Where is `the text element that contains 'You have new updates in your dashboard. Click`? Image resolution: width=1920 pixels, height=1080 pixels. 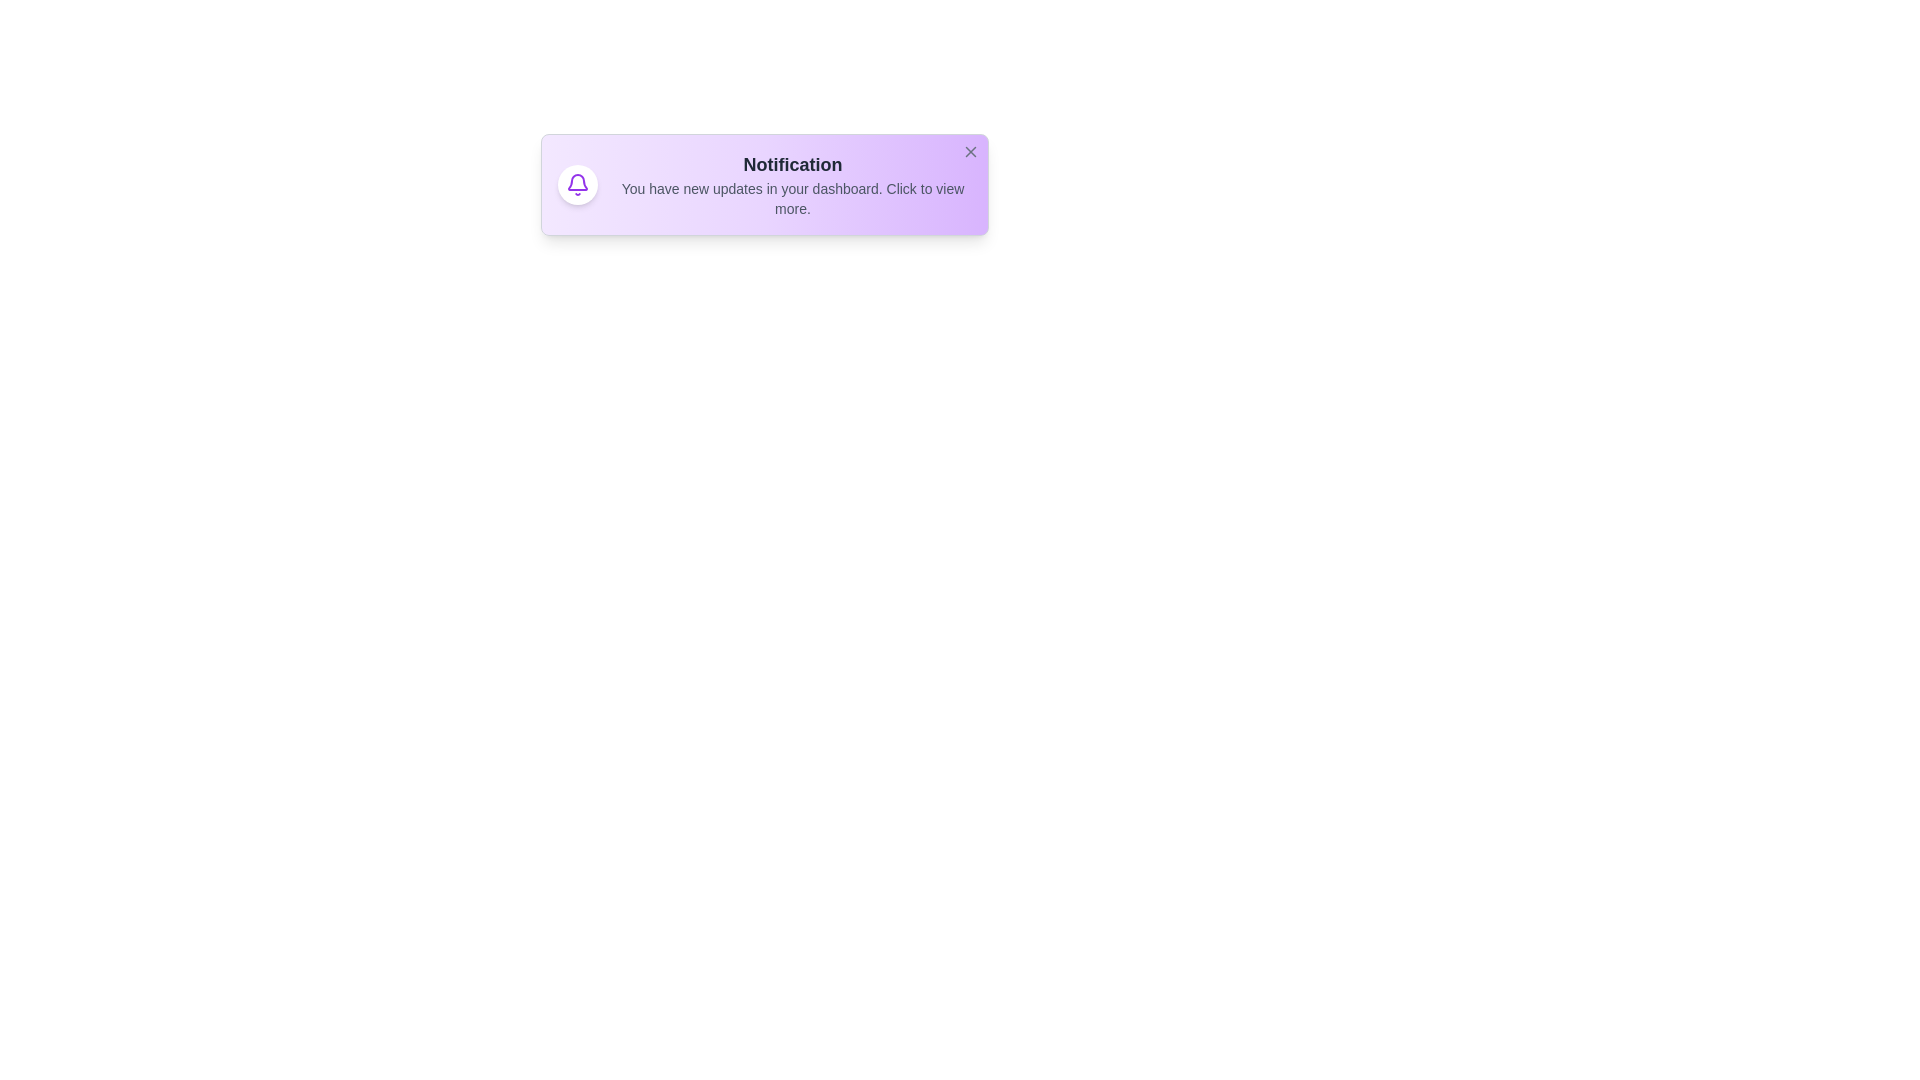
the text element that contains 'You have new updates in your dashboard. Click is located at coordinates (791, 199).